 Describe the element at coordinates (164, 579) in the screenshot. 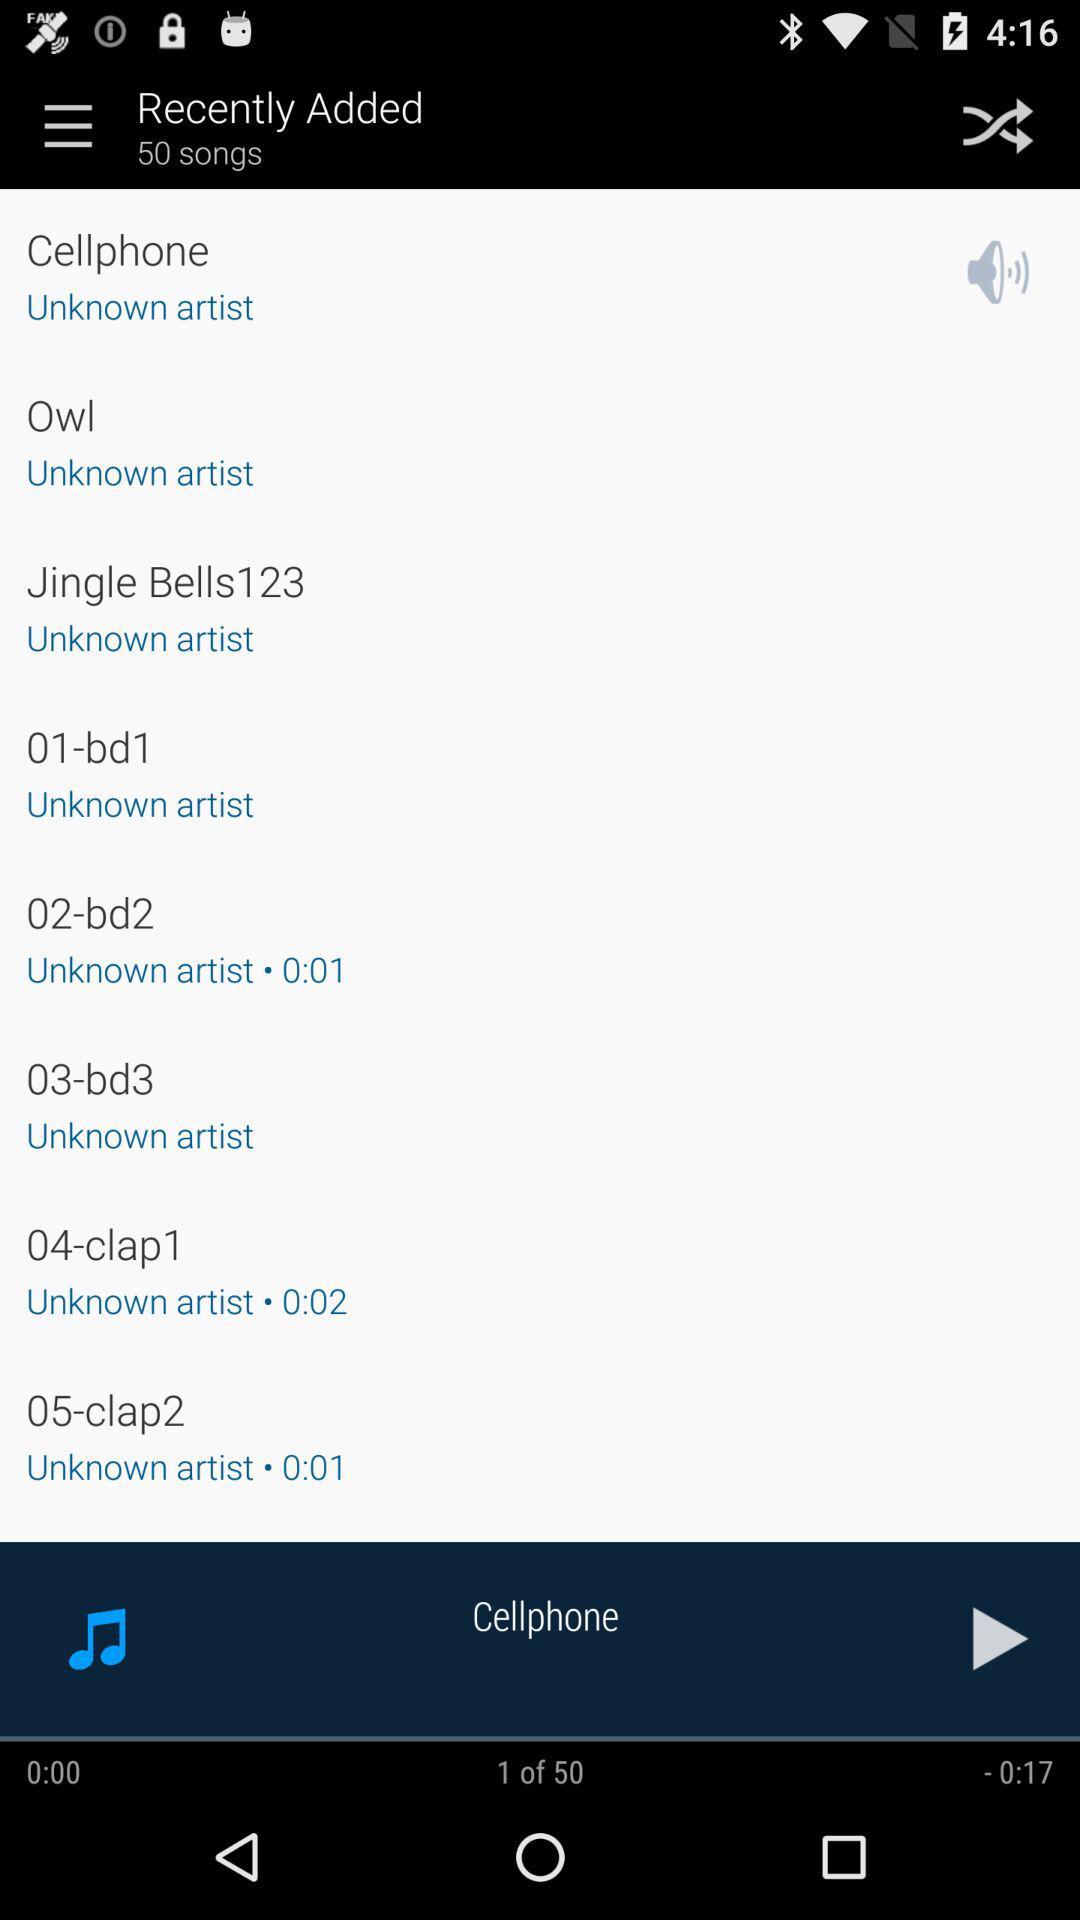

I see `the jingle bells123` at that location.